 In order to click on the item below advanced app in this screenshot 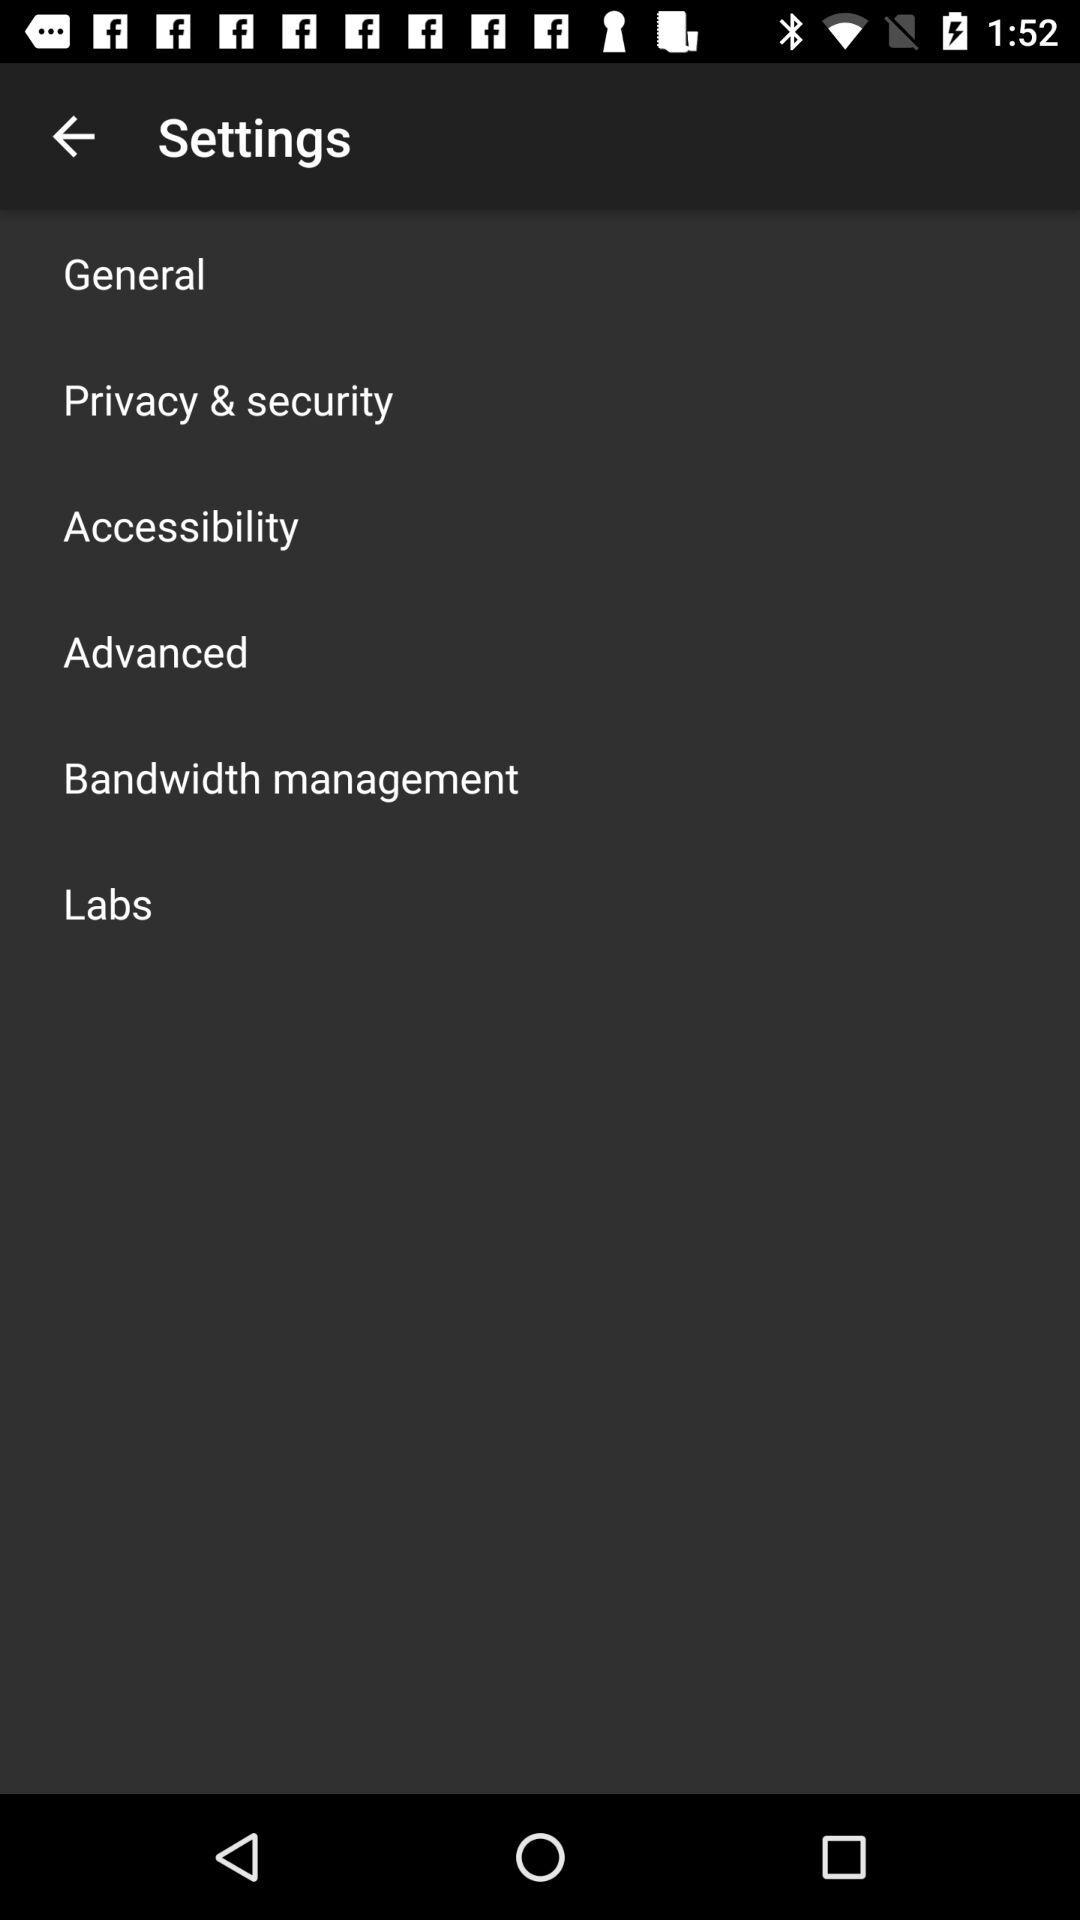, I will do `click(290, 776)`.